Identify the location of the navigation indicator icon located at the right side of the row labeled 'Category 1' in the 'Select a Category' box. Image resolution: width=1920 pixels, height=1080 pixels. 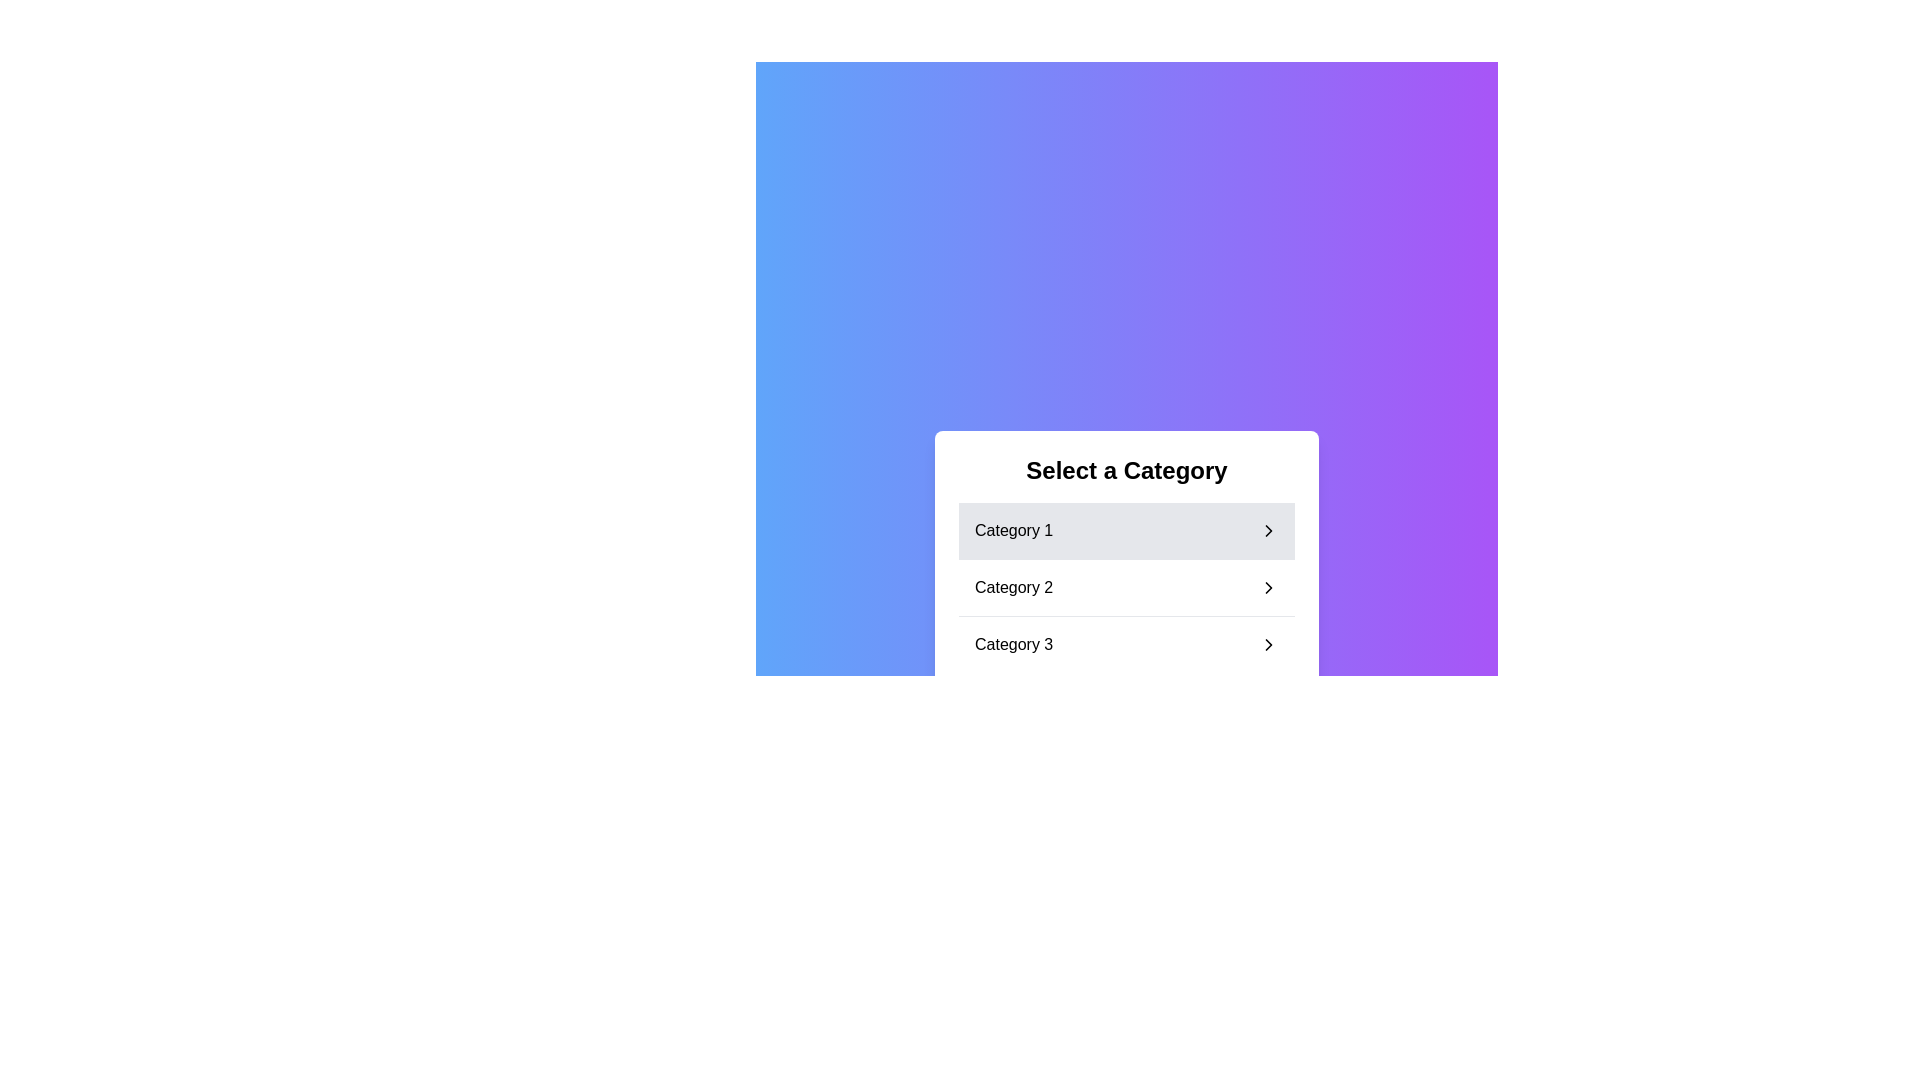
(1267, 530).